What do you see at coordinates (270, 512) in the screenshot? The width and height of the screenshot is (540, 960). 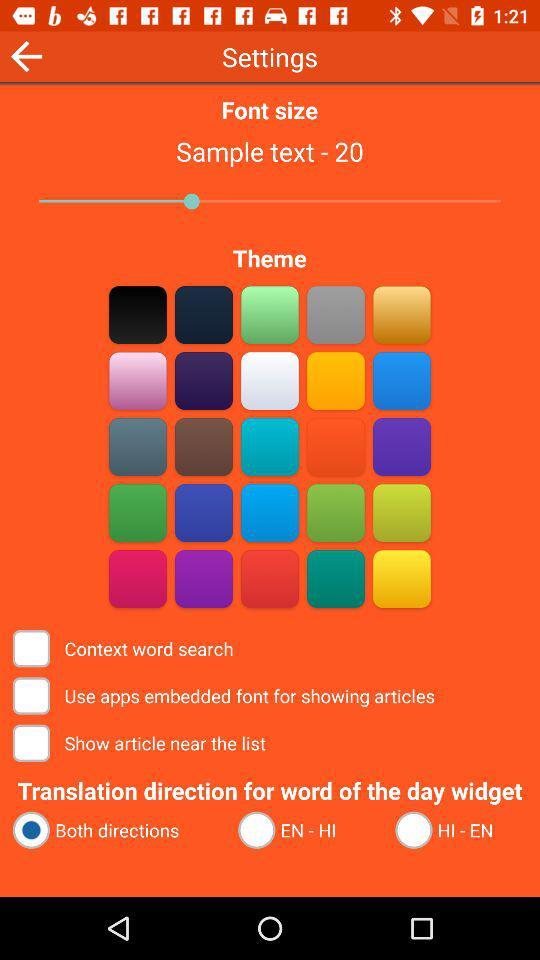 I see `blue color` at bounding box center [270, 512].